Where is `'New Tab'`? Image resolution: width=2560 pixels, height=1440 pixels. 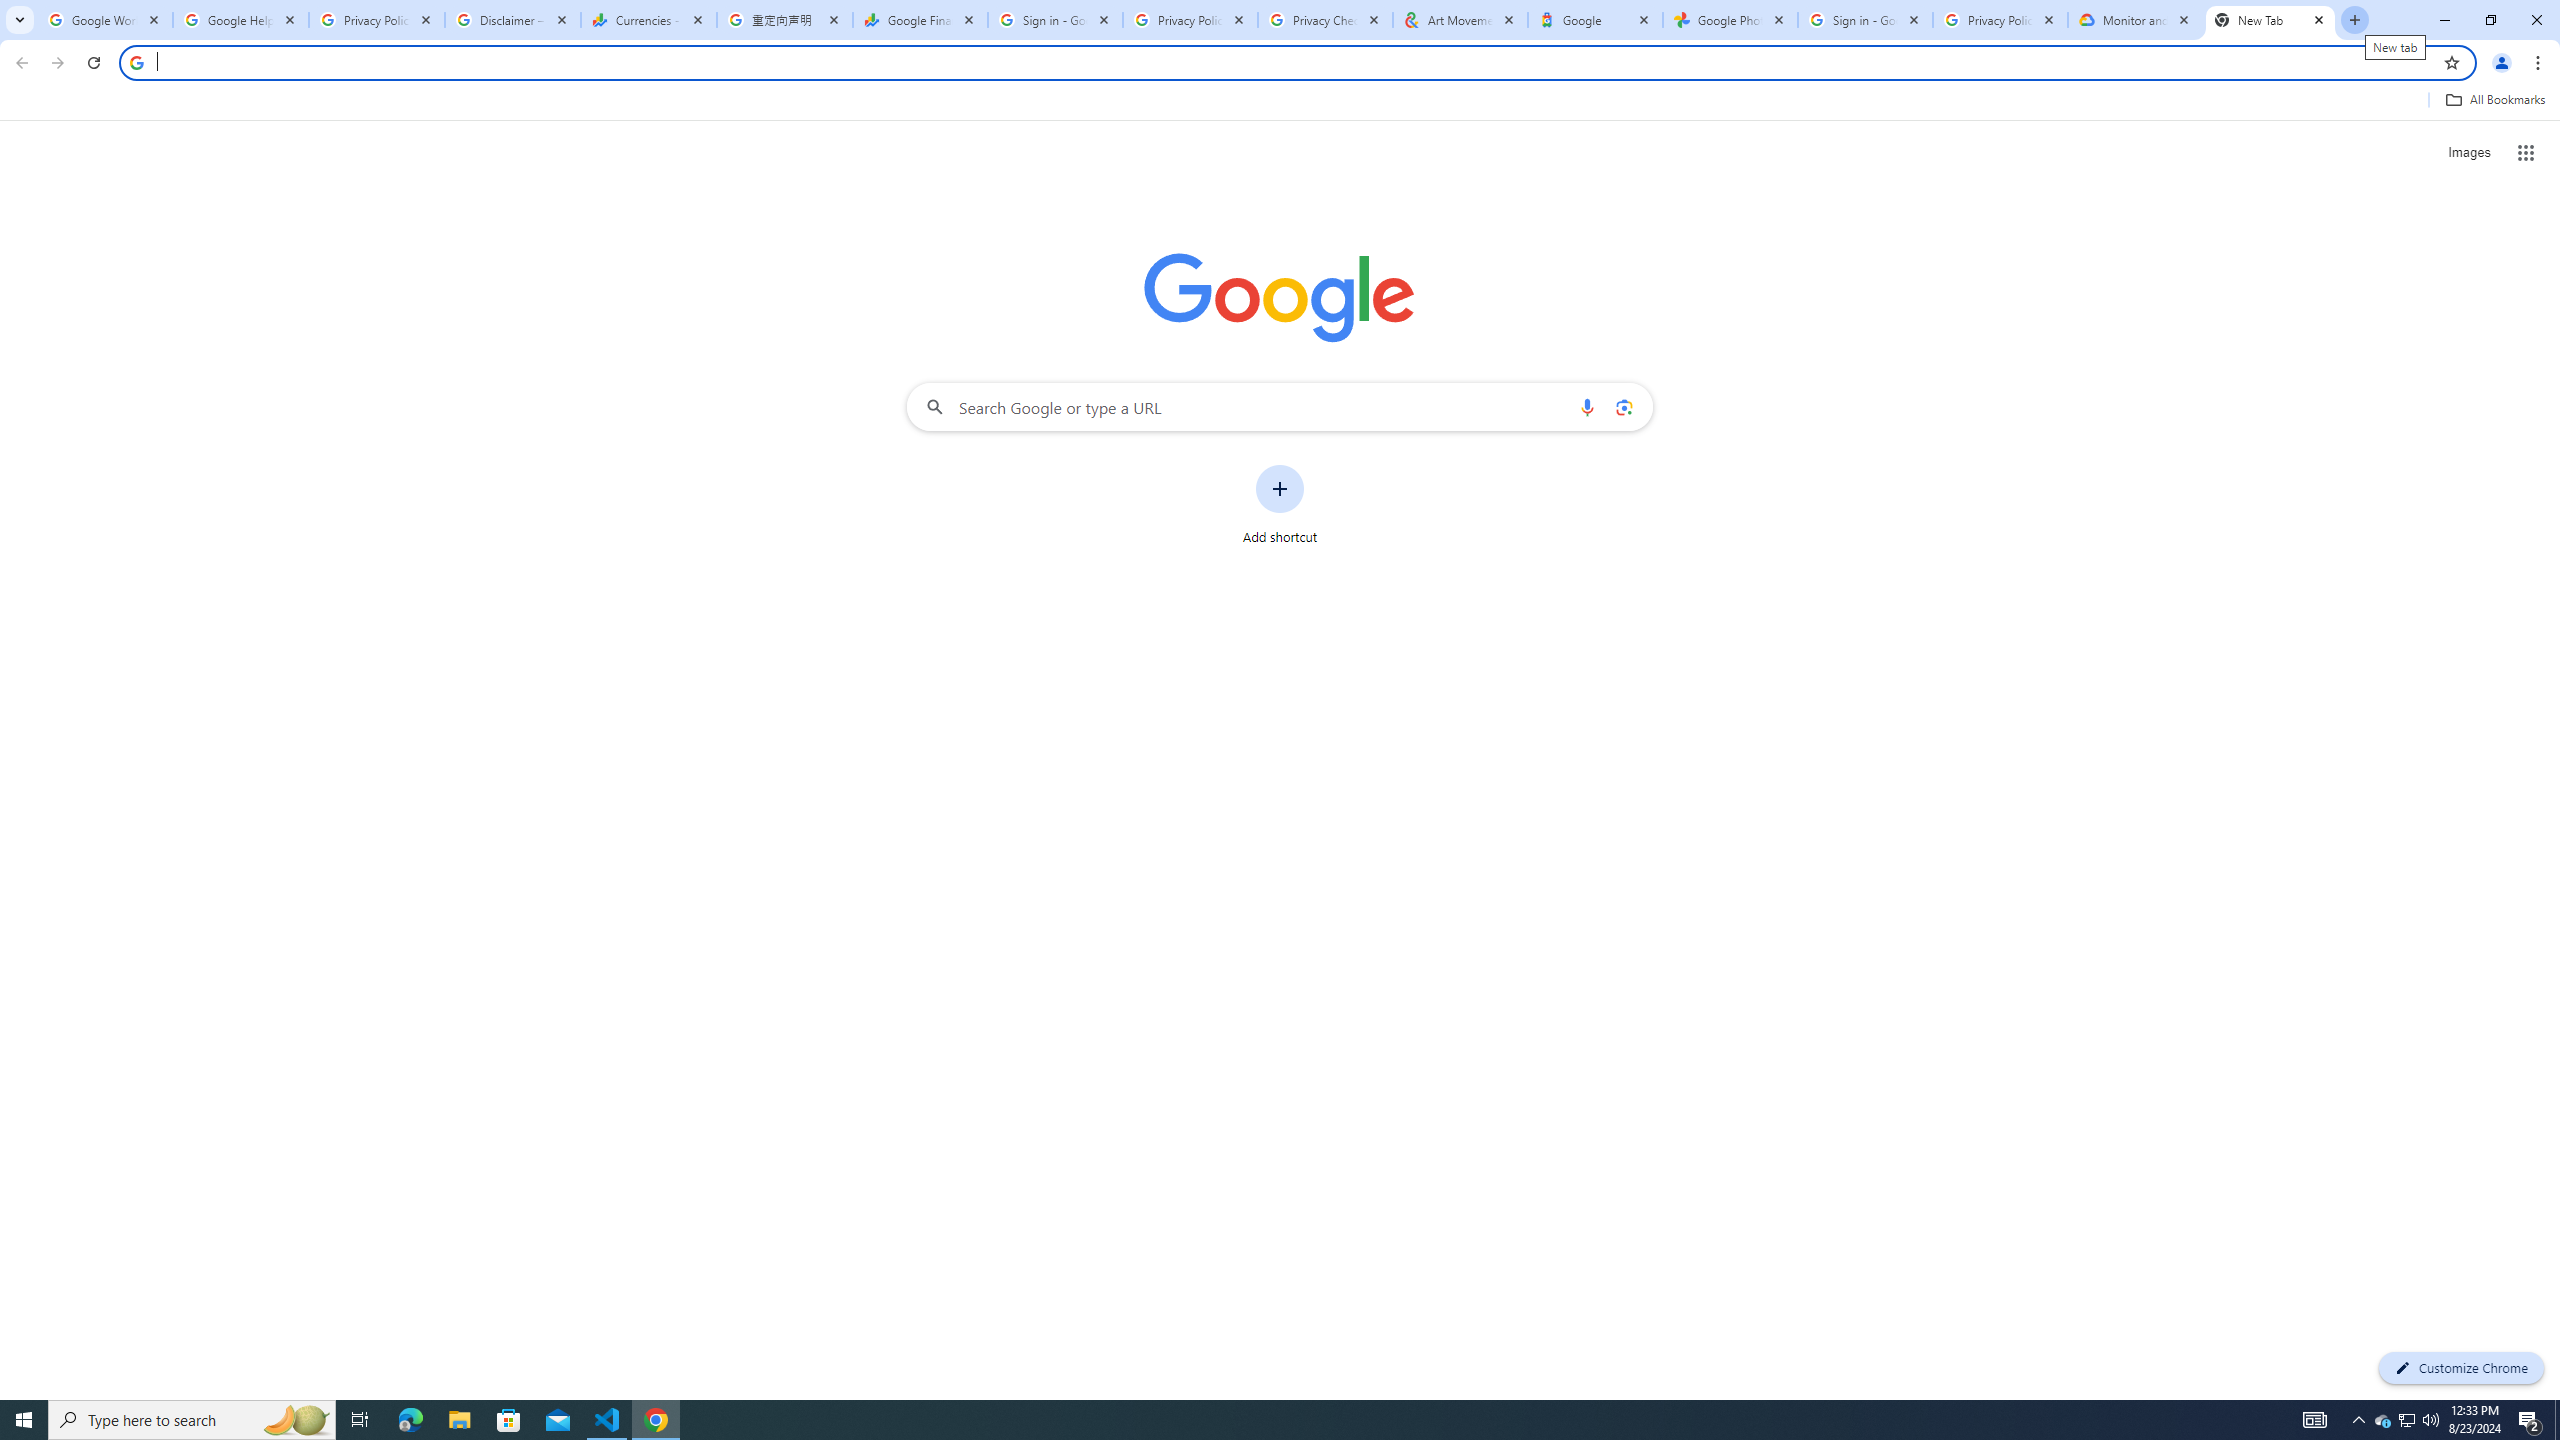
'New Tab' is located at coordinates (2270, 19).